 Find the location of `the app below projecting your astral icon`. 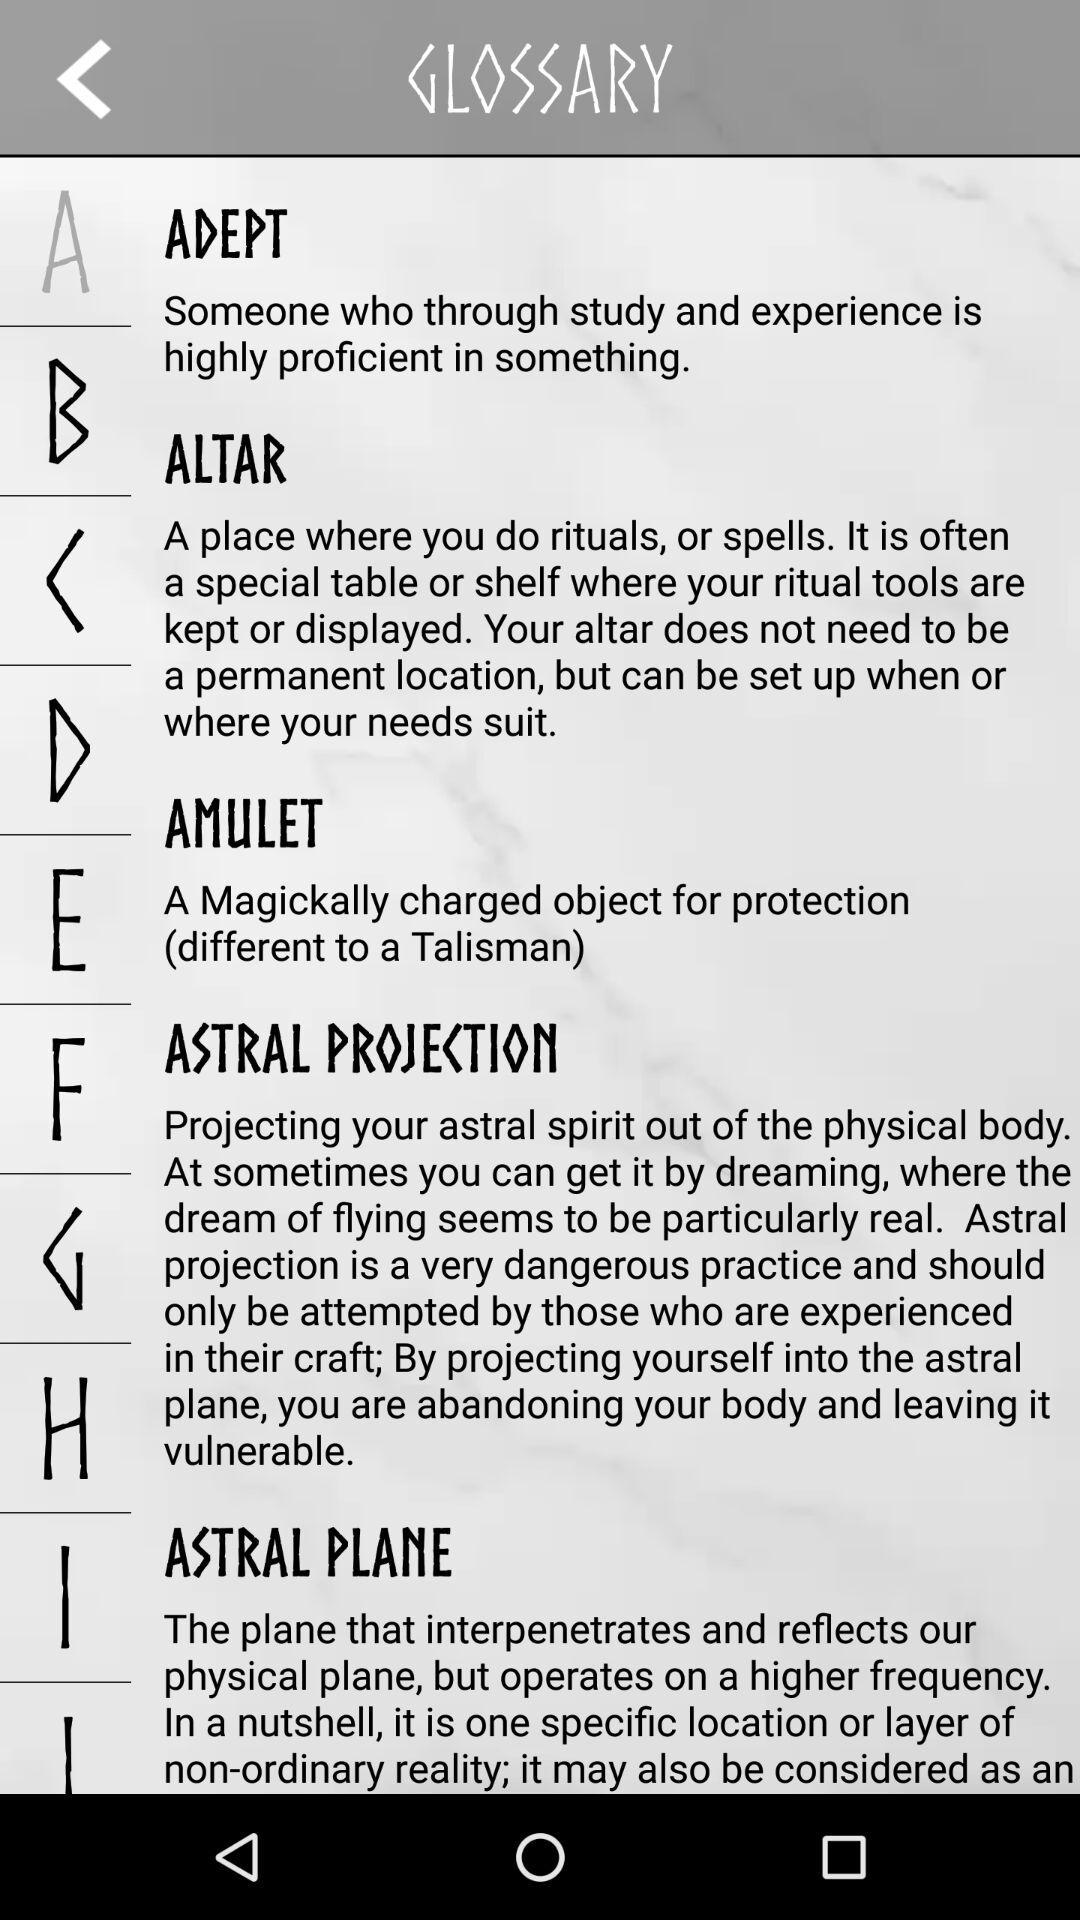

the app below projecting your astral icon is located at coordinates (308, 1550).